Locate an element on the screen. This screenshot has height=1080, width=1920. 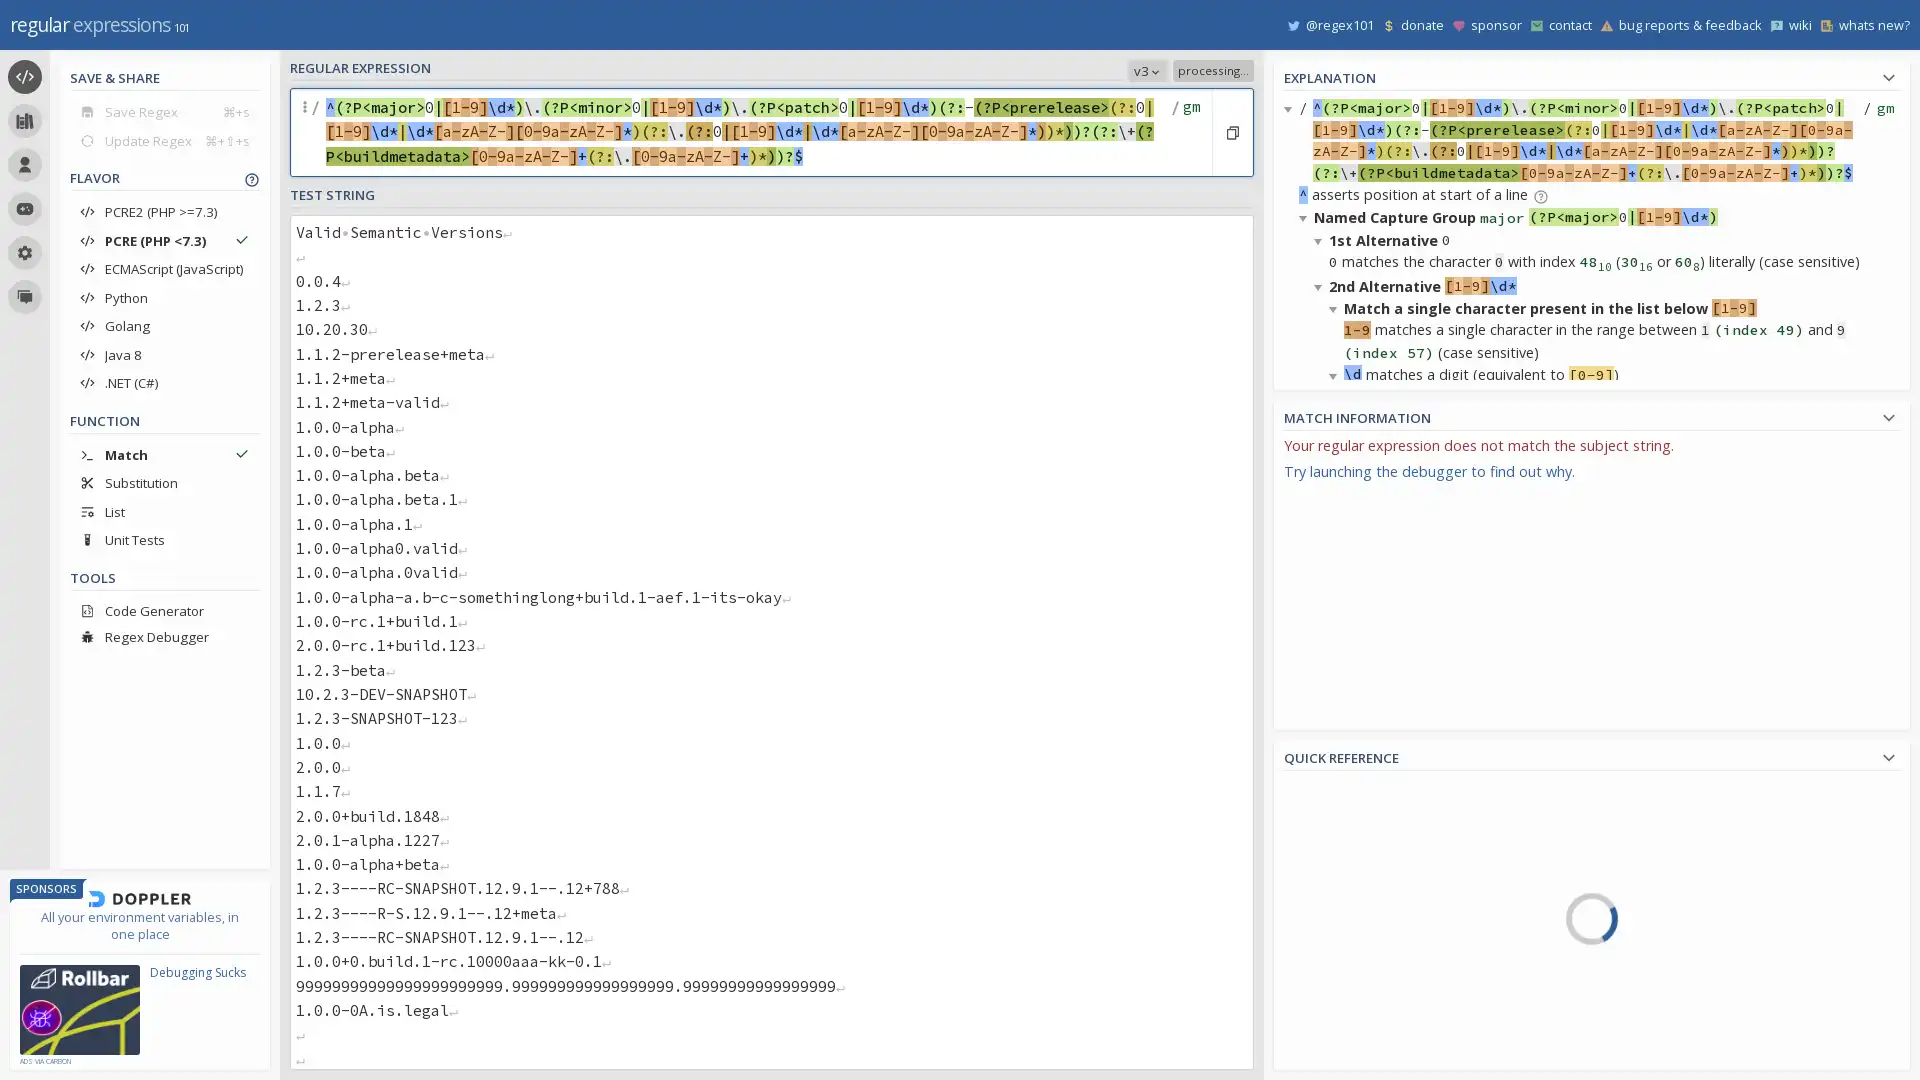
Collapse Subtree is located at coordinates (1306, 217).